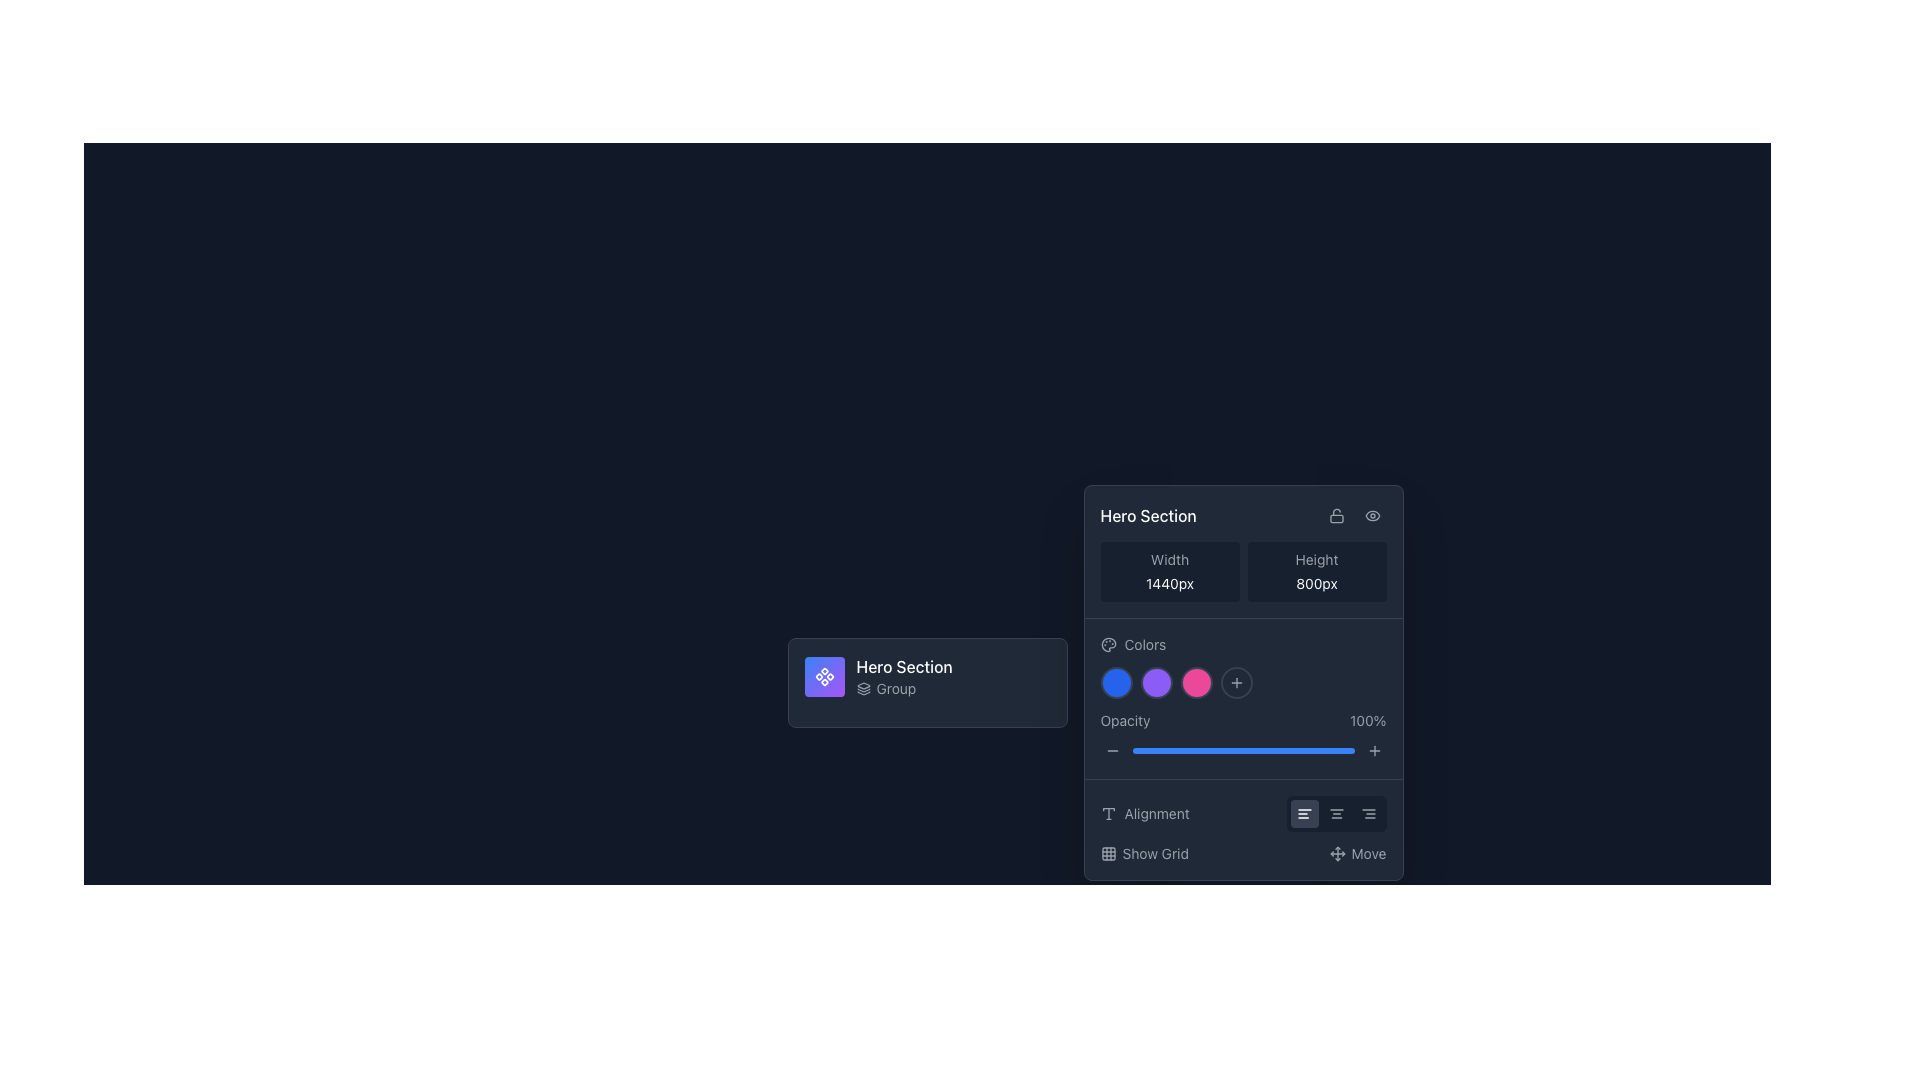 The height and width of the screenshot is (1080, 1920). Describe the element at coordinates (1235, 681) in the screenshot. I see `the circular button located at the bottom-right section of the panel to trigger visual feedback` at that location.